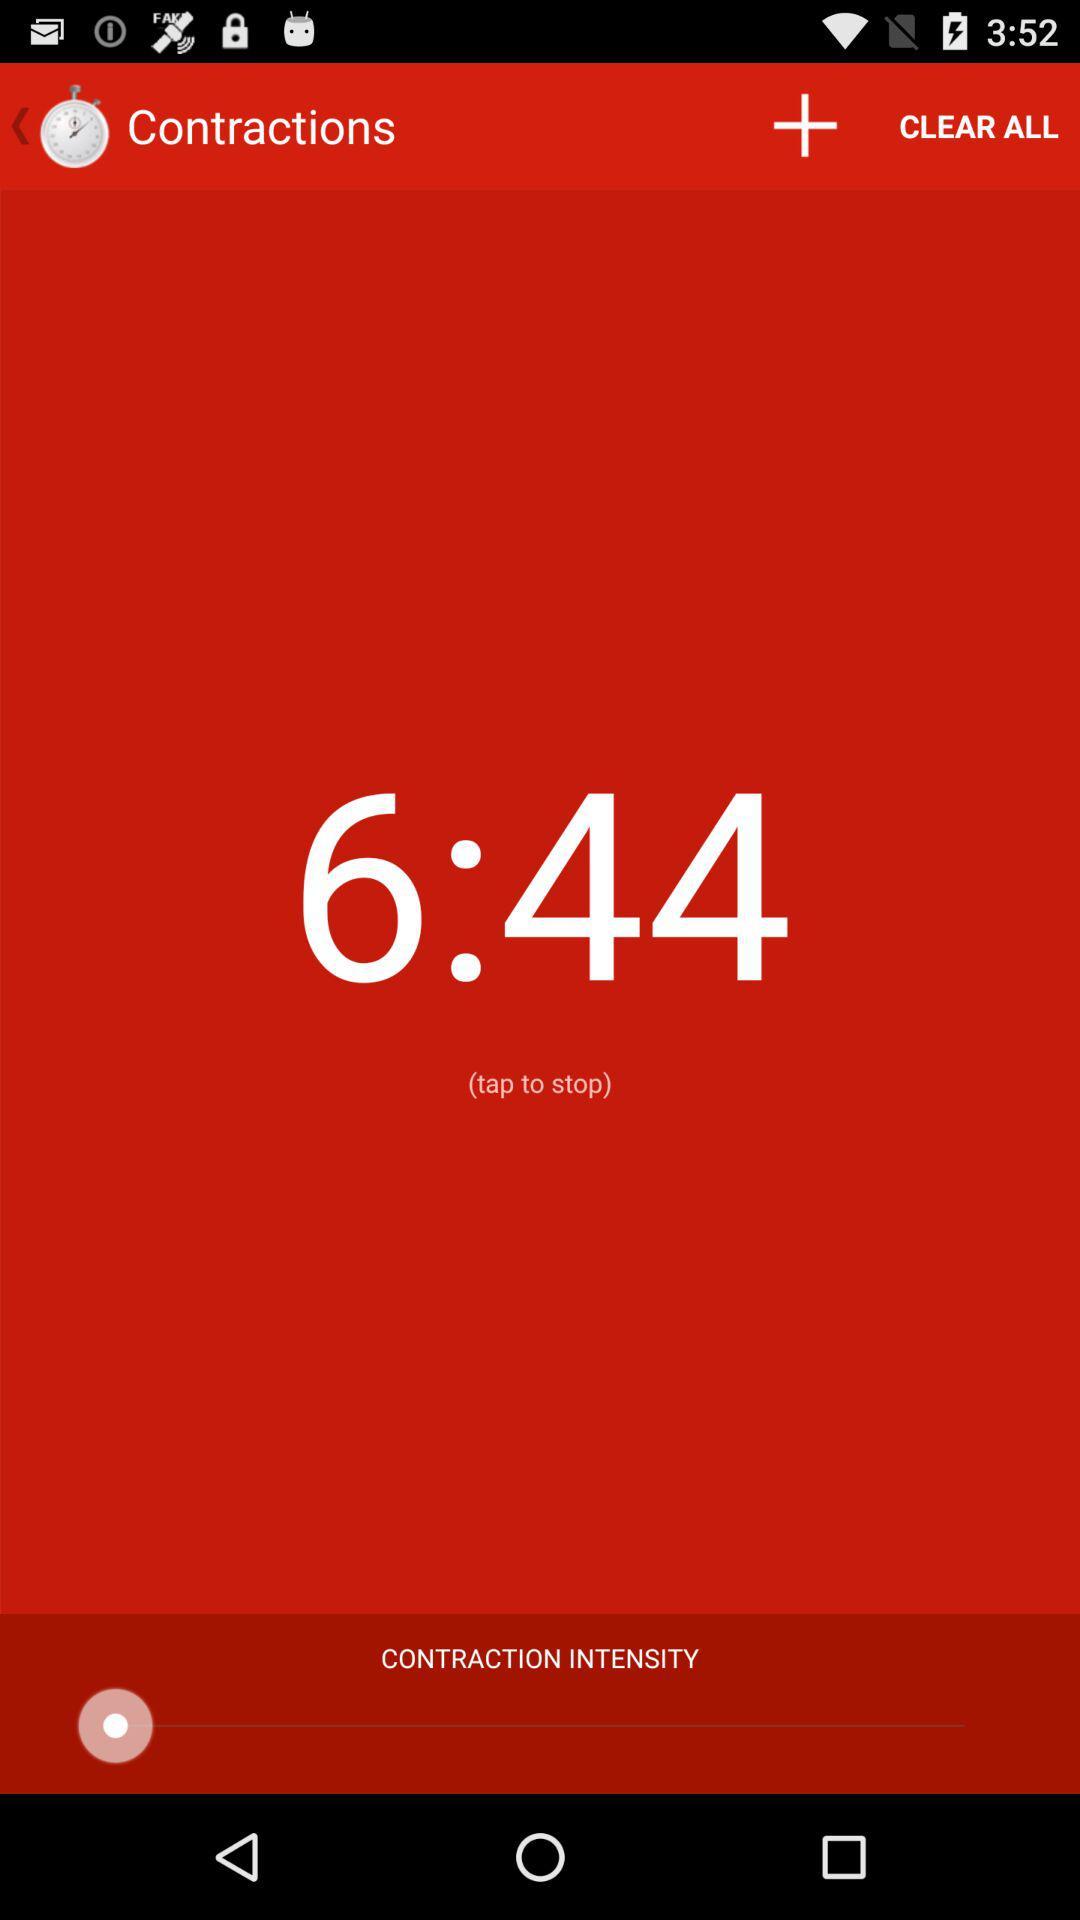 This screenshot has height=1920, width=1080. Describe the element at coordinates (803, 124) in the screenshot. I see `plus symbol` at that location.